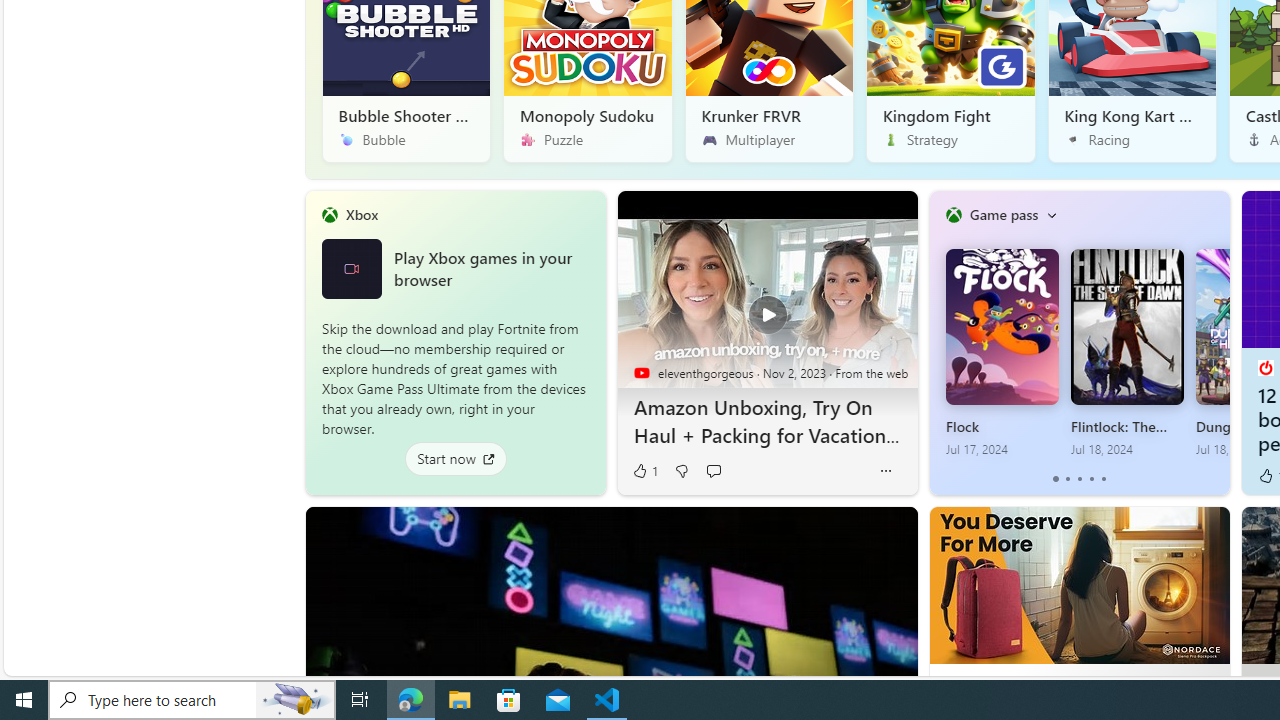 The image size is (1280, 720). What do you see at coordinates (1066, 479) in the screenshot?
I see `'tab-1'` at bounding box center [1066, 479].